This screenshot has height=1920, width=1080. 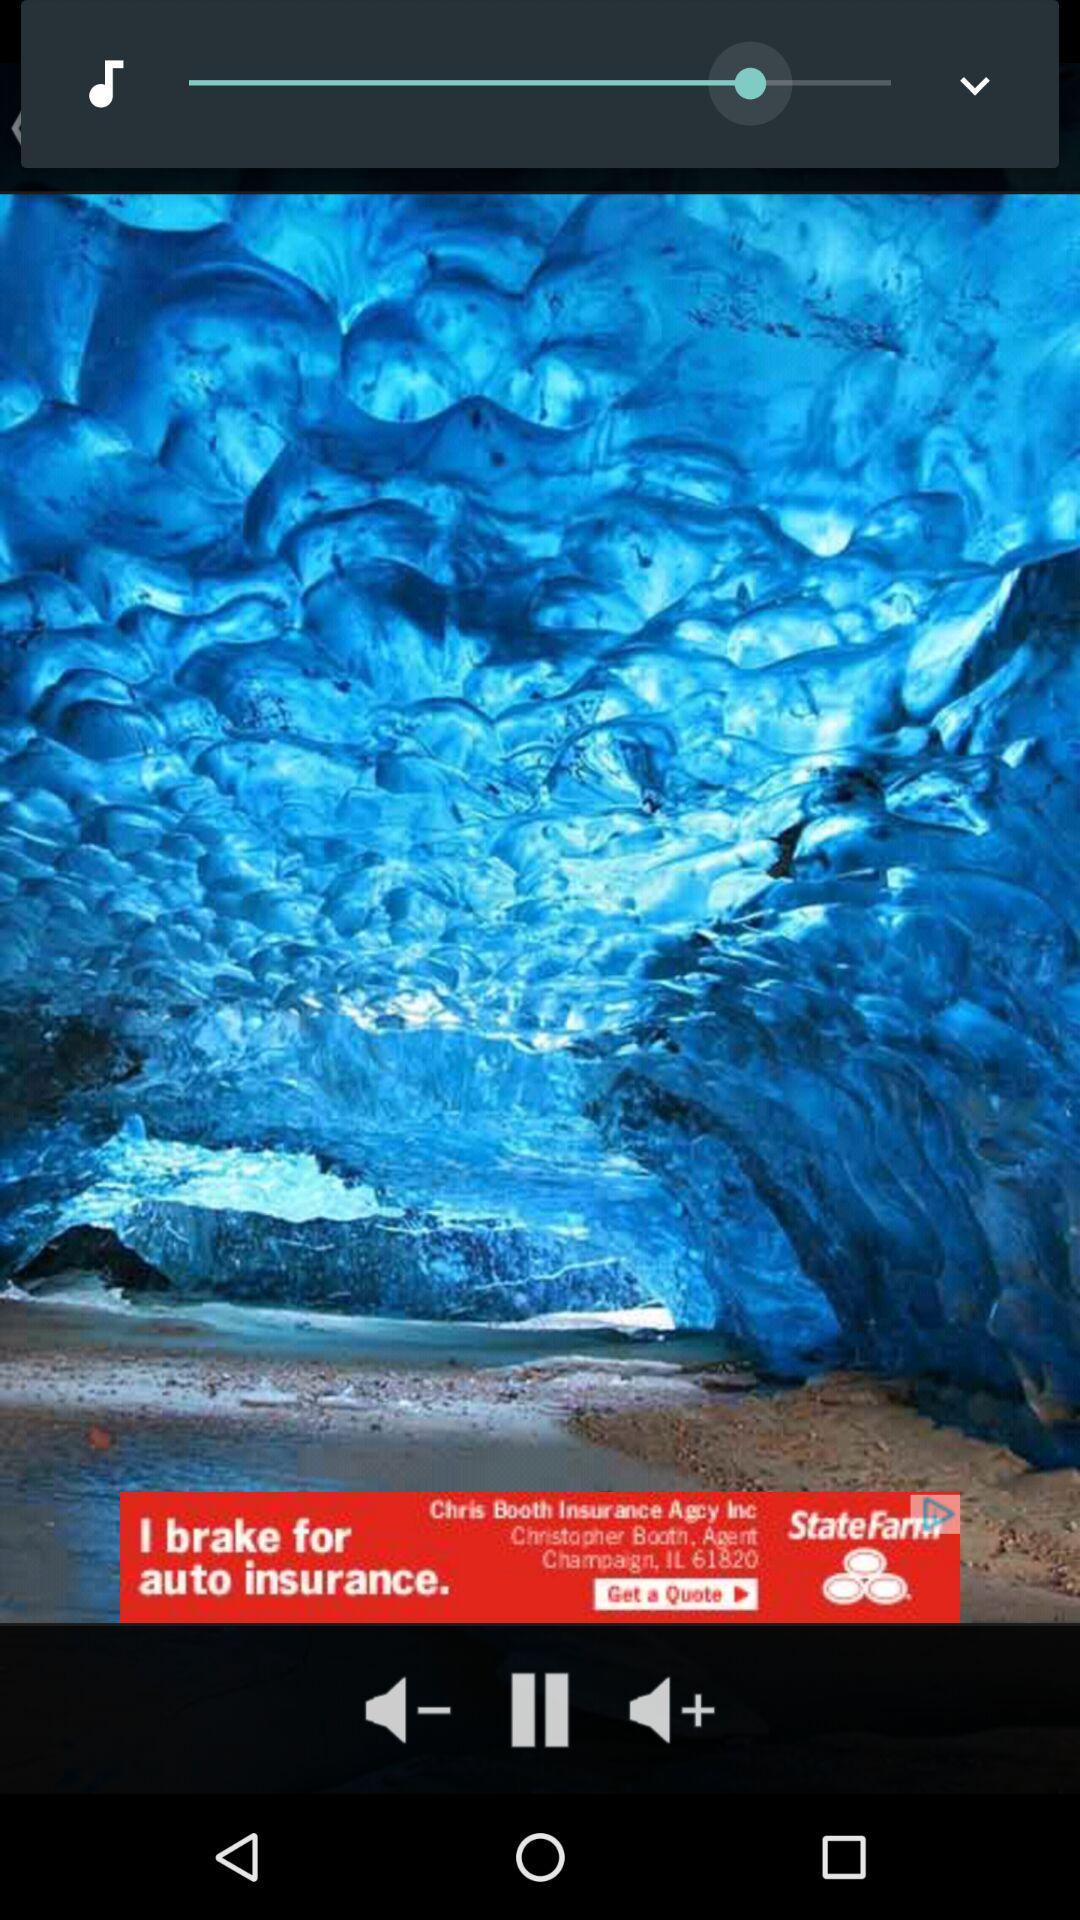 I want to click on the pause icon, so click(x=540, y=1708).